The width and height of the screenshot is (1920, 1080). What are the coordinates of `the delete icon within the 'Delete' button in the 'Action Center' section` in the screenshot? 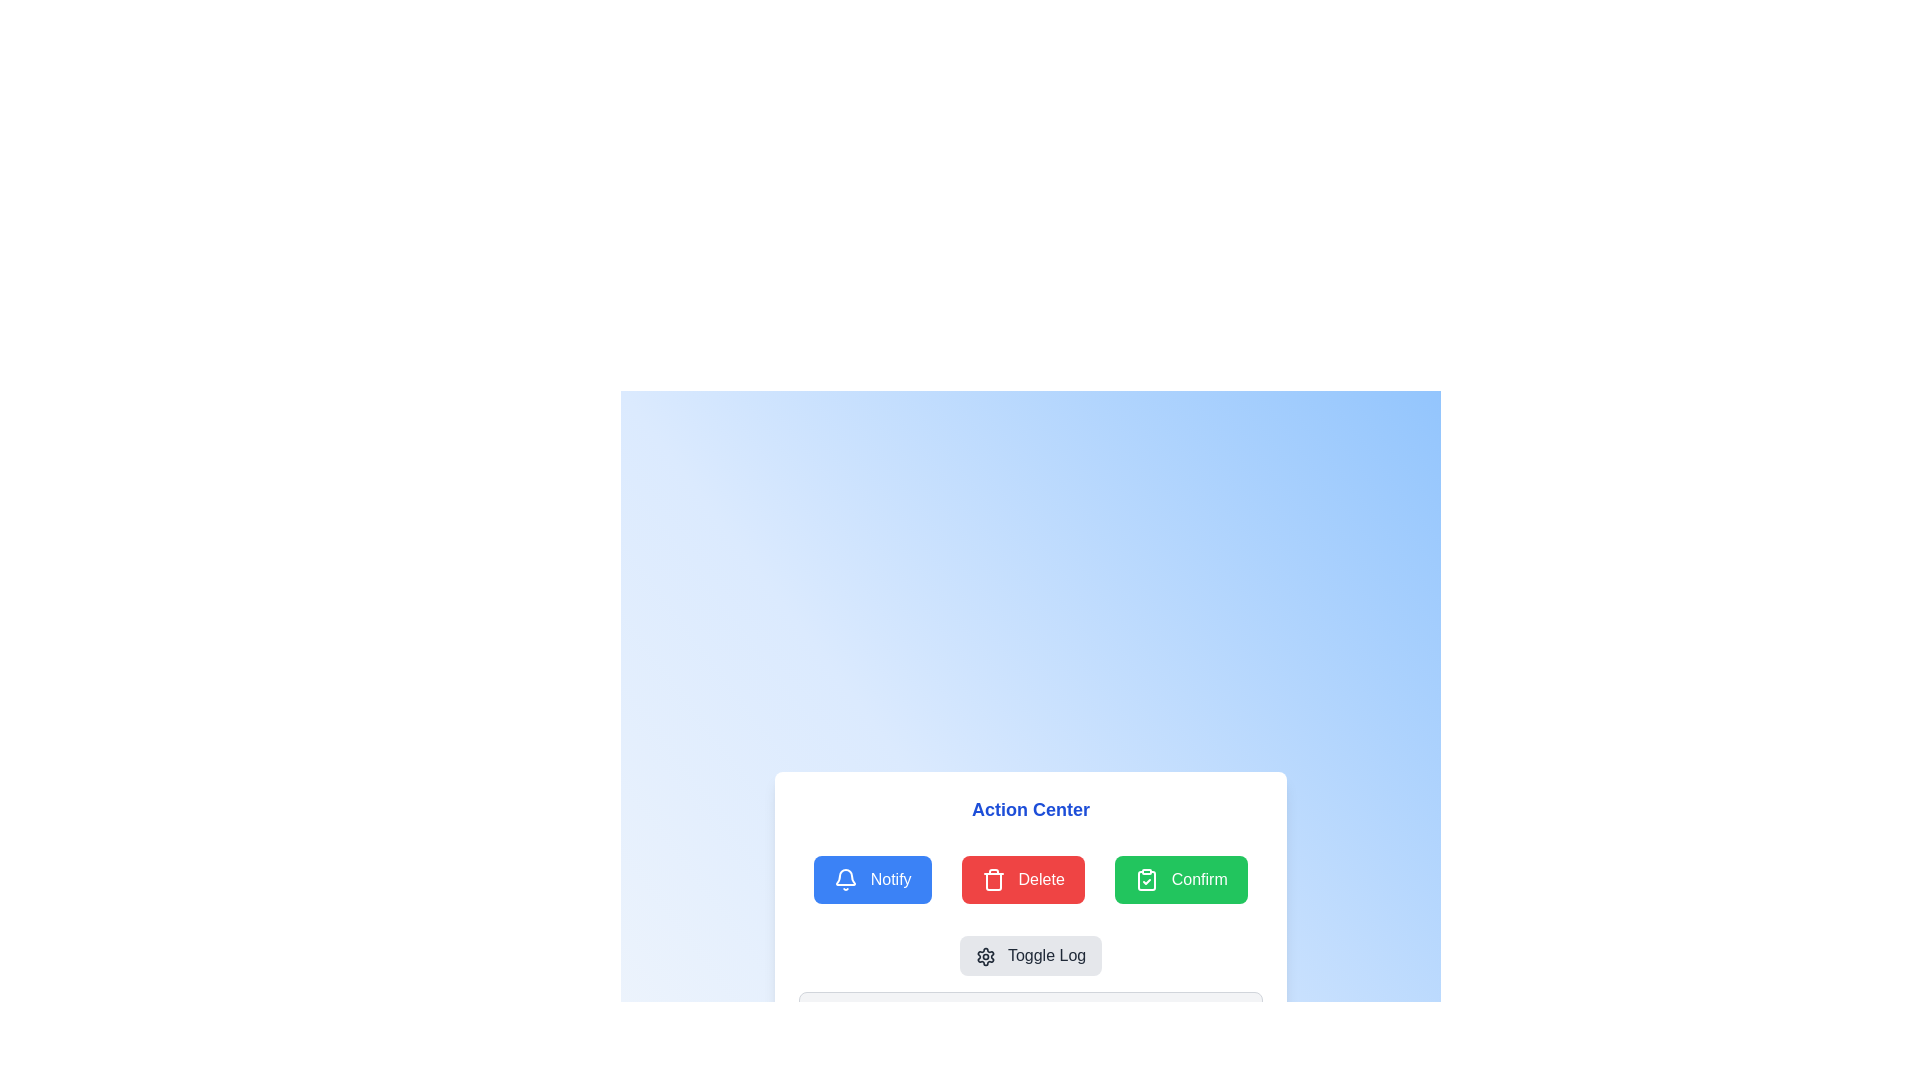 It's located at (994, 879).